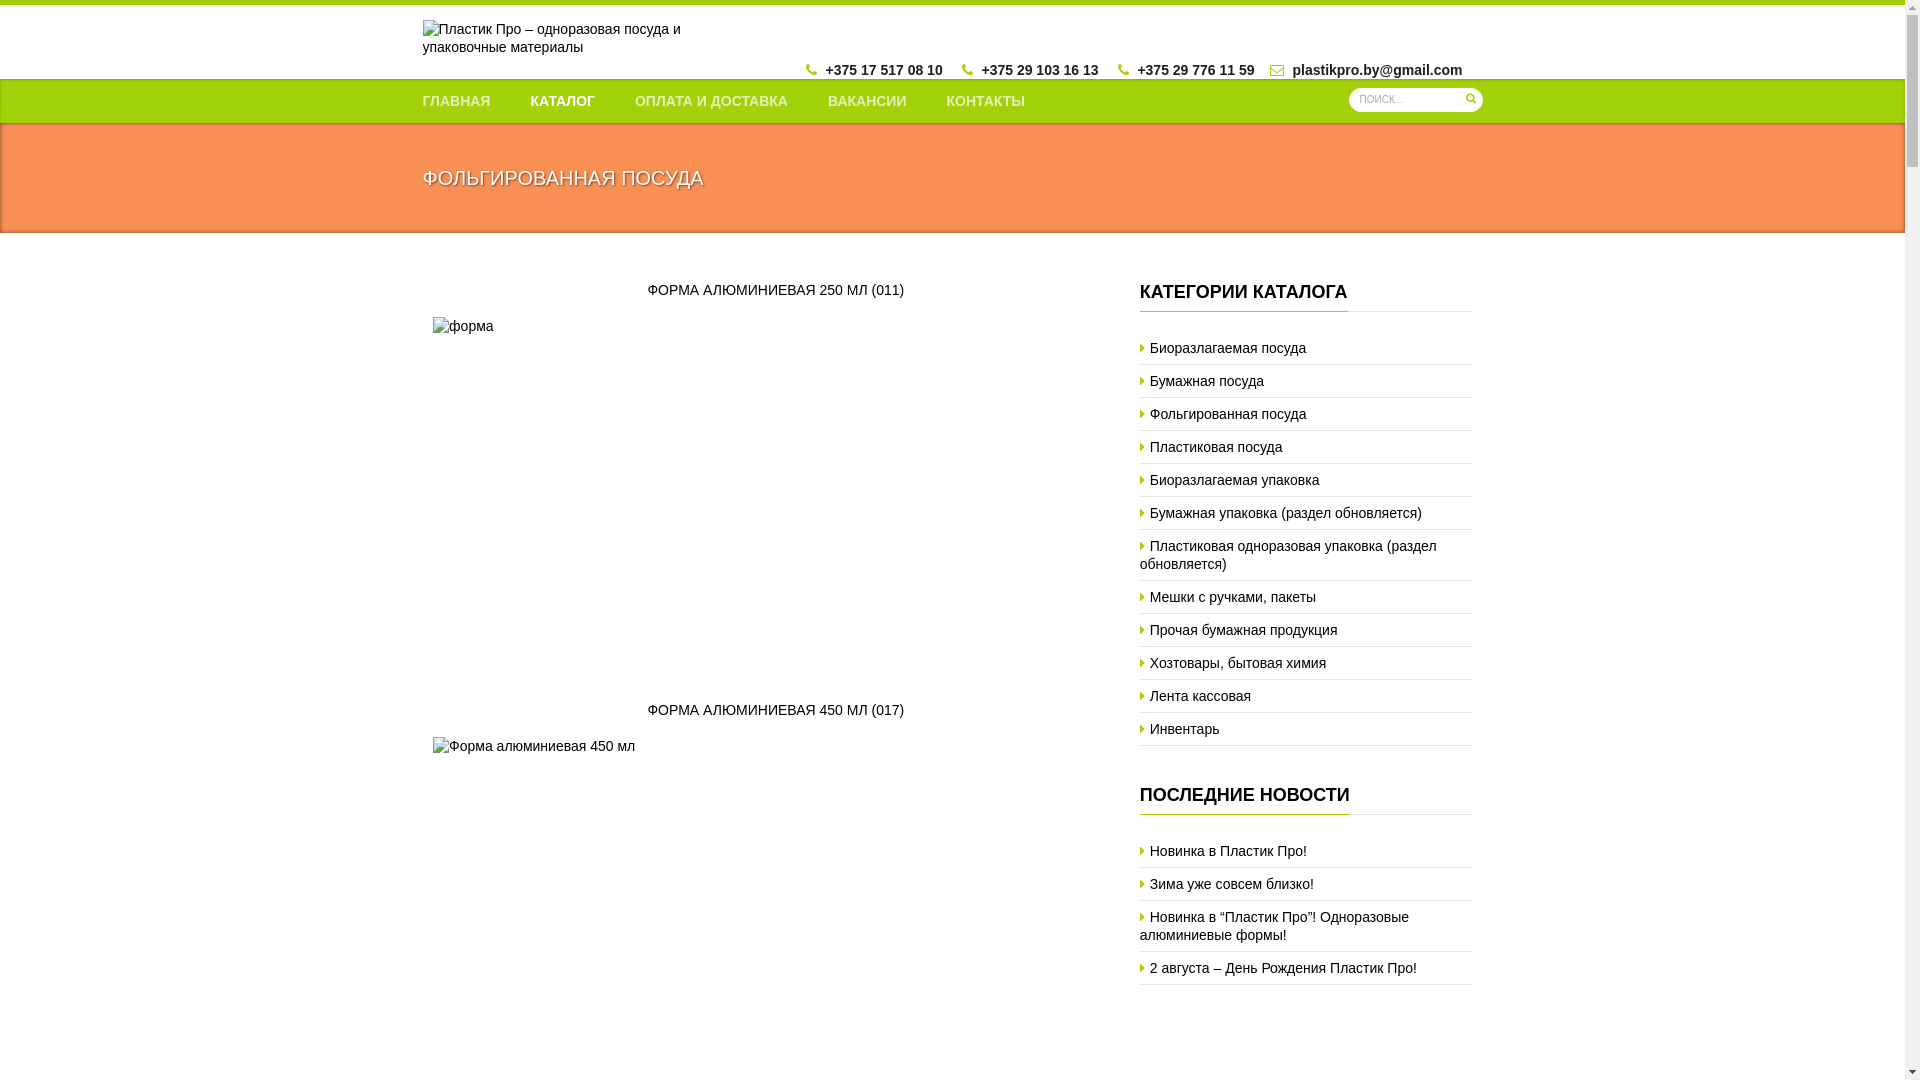  What do you see at coordinates (883, 68) in the screenshot?
I see `'+375 17 517 08 10'` at bounding box center [883, 68].